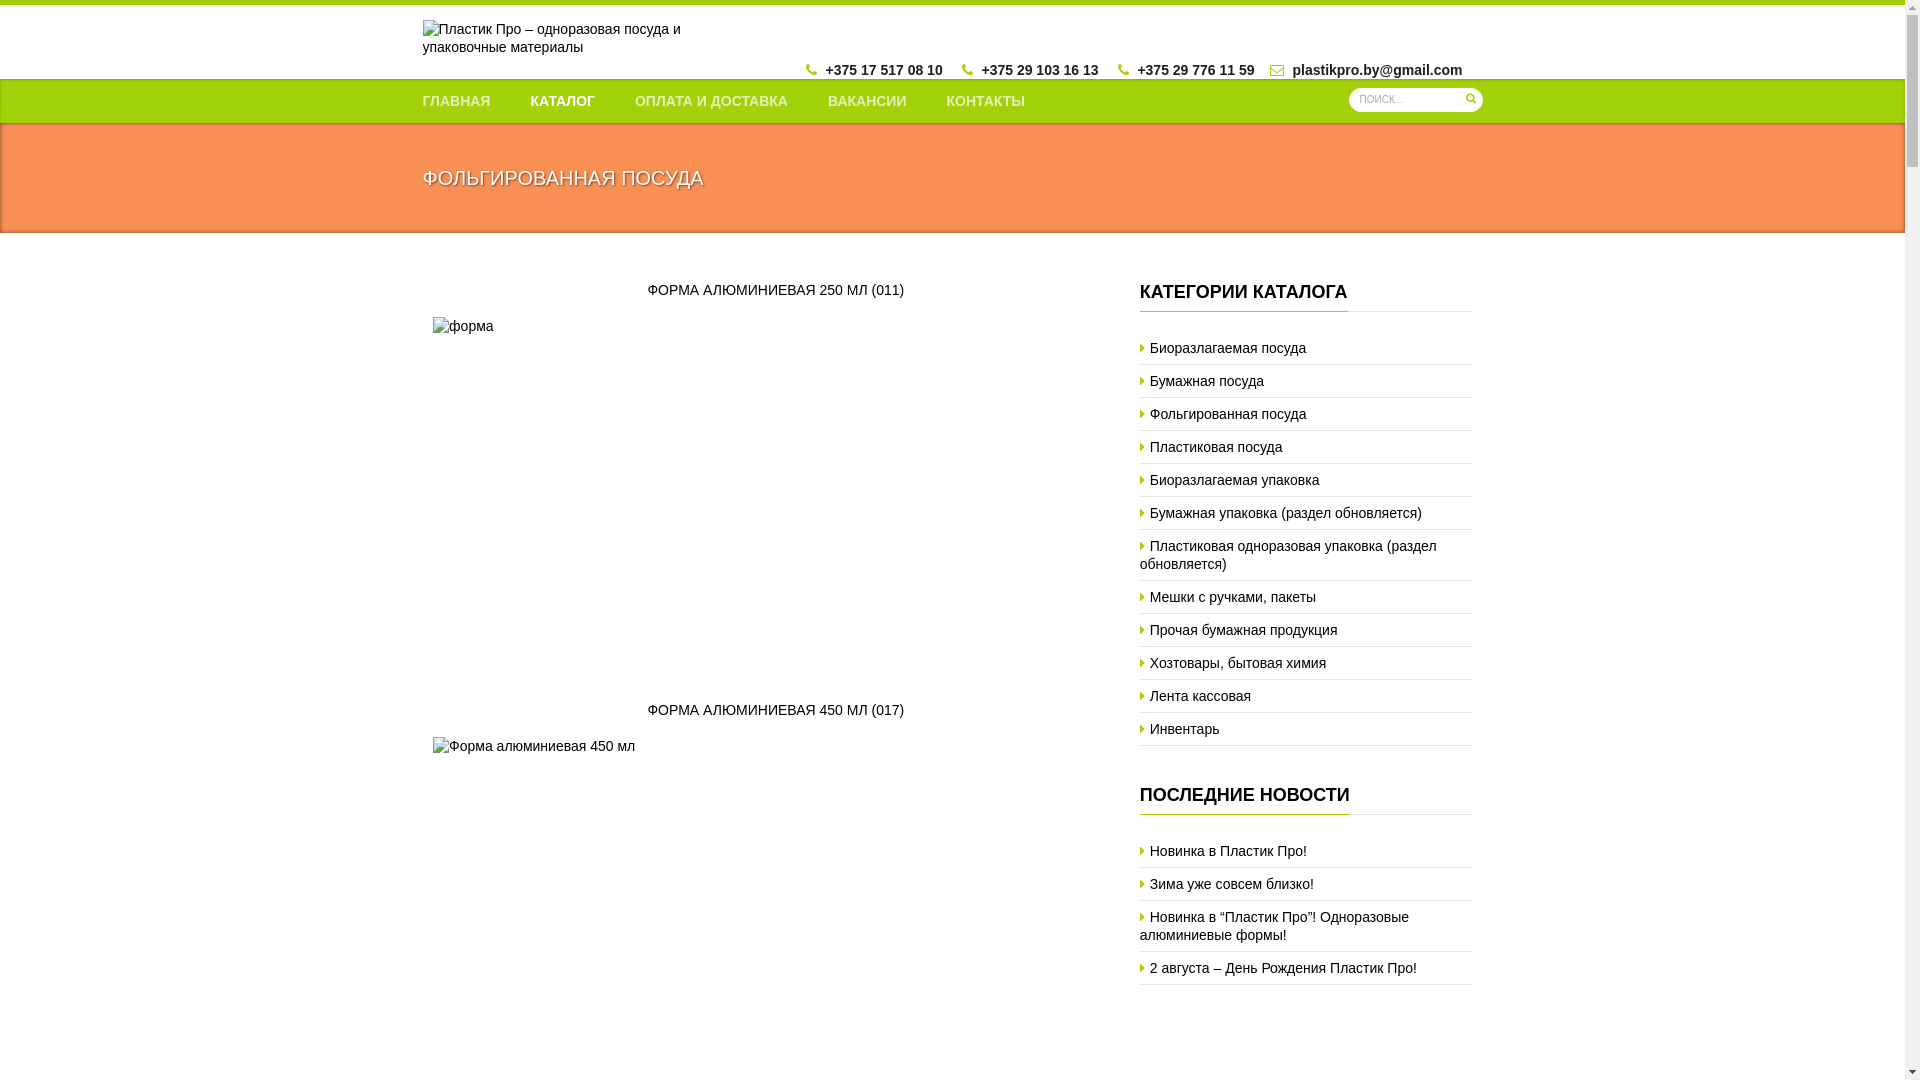  What do you see at coordinates (883, 68) in the screenshot?
I see `'+375 17 517 08 10'` at bounding box center [883, 68].